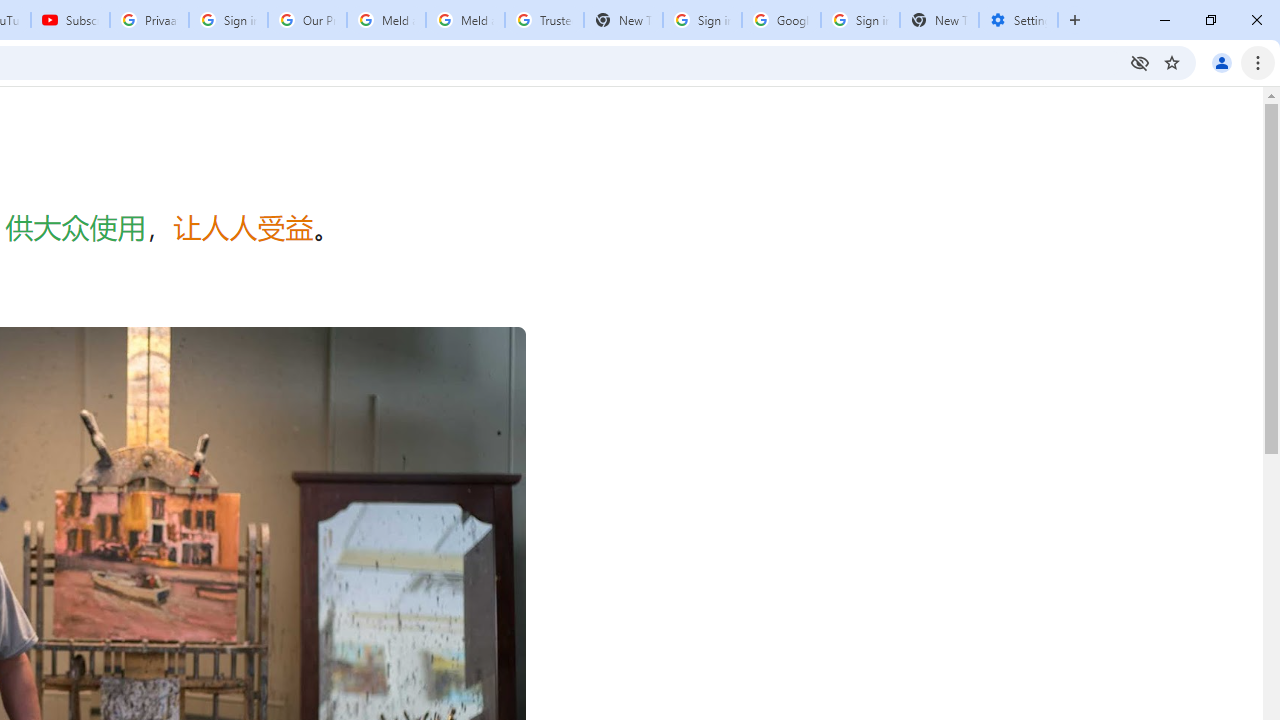 Image resolution: width=1280 pixels, height=720 pixels. I want to click on 'Trusted Information and Content - Google Safety Center', so click(544, 20).